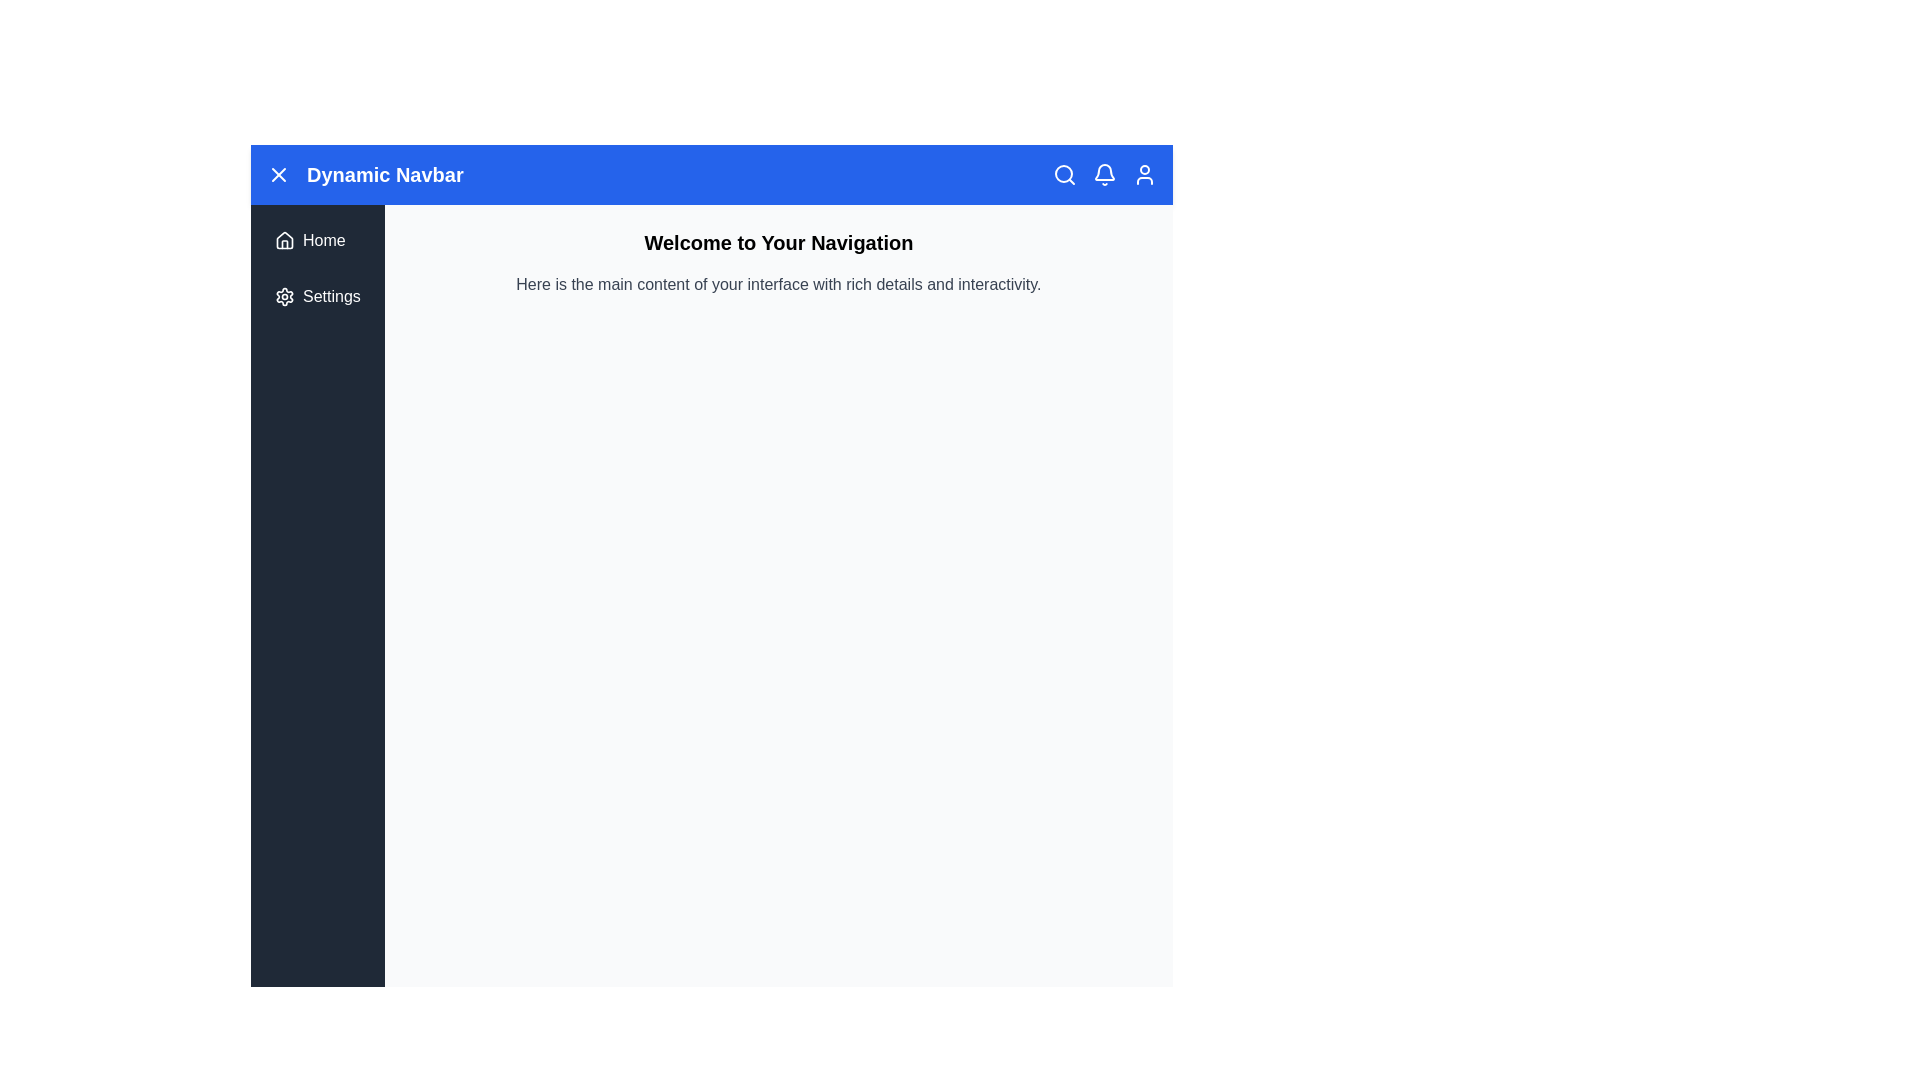 This screenshot has height=1080, width=1920. What do you see at coordinates (1145, 173) in the screenshot?
I see `the user profile icon, which is the fourth icon from the right in the blue navigation bar at the top-right corner` at bounding box center [1145, 173].